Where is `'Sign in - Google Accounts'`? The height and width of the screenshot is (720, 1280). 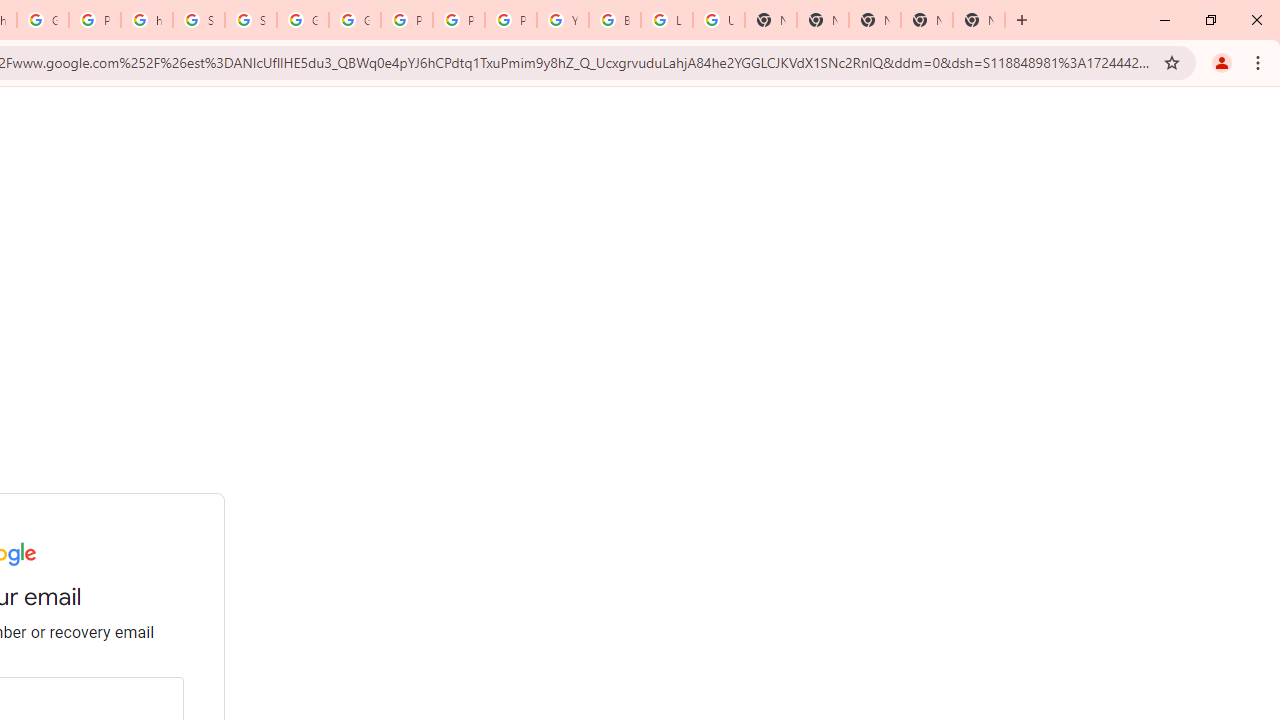
'Sign in - Google Accounts' is located at coordinates (199, 20).